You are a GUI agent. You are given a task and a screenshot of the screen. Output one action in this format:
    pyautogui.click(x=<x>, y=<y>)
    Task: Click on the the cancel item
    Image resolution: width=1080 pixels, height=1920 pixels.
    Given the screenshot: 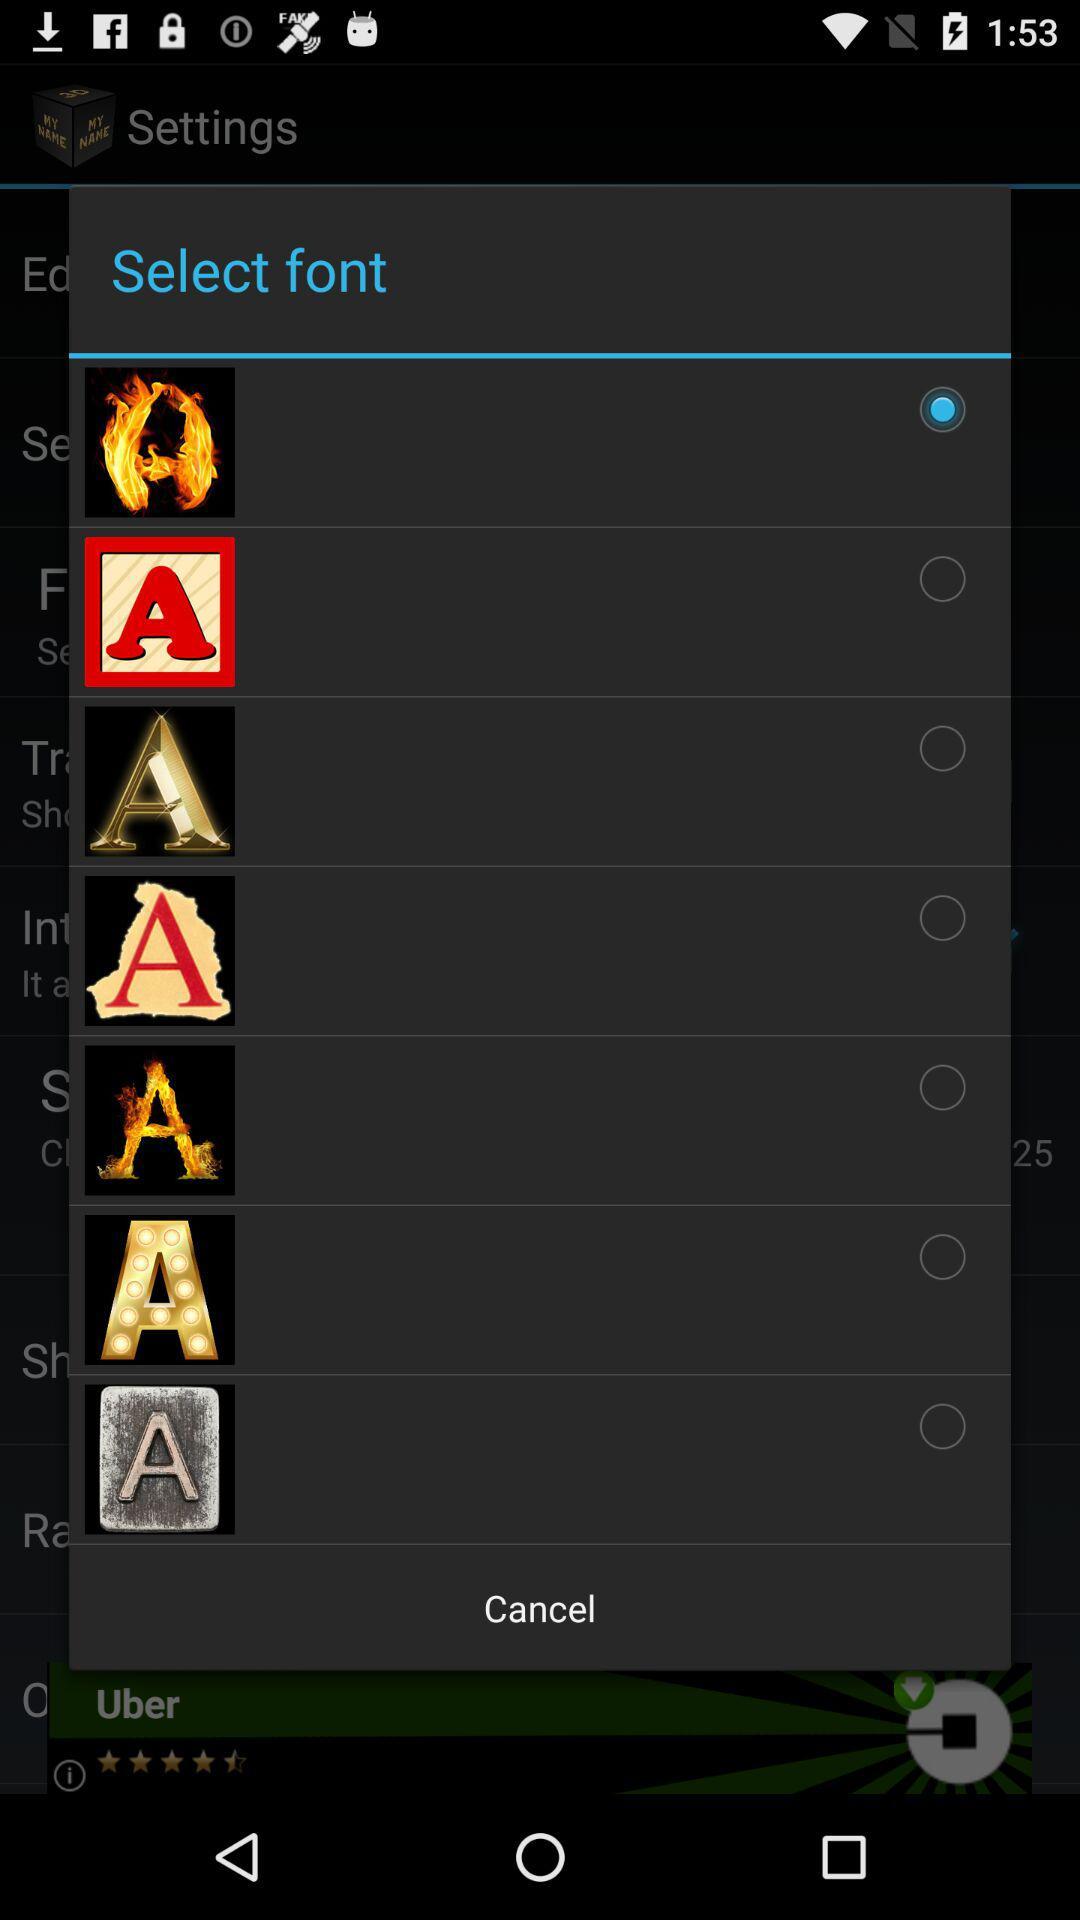 What is the action you would take?
    pyautogui.click(x=540, y=1608)
    